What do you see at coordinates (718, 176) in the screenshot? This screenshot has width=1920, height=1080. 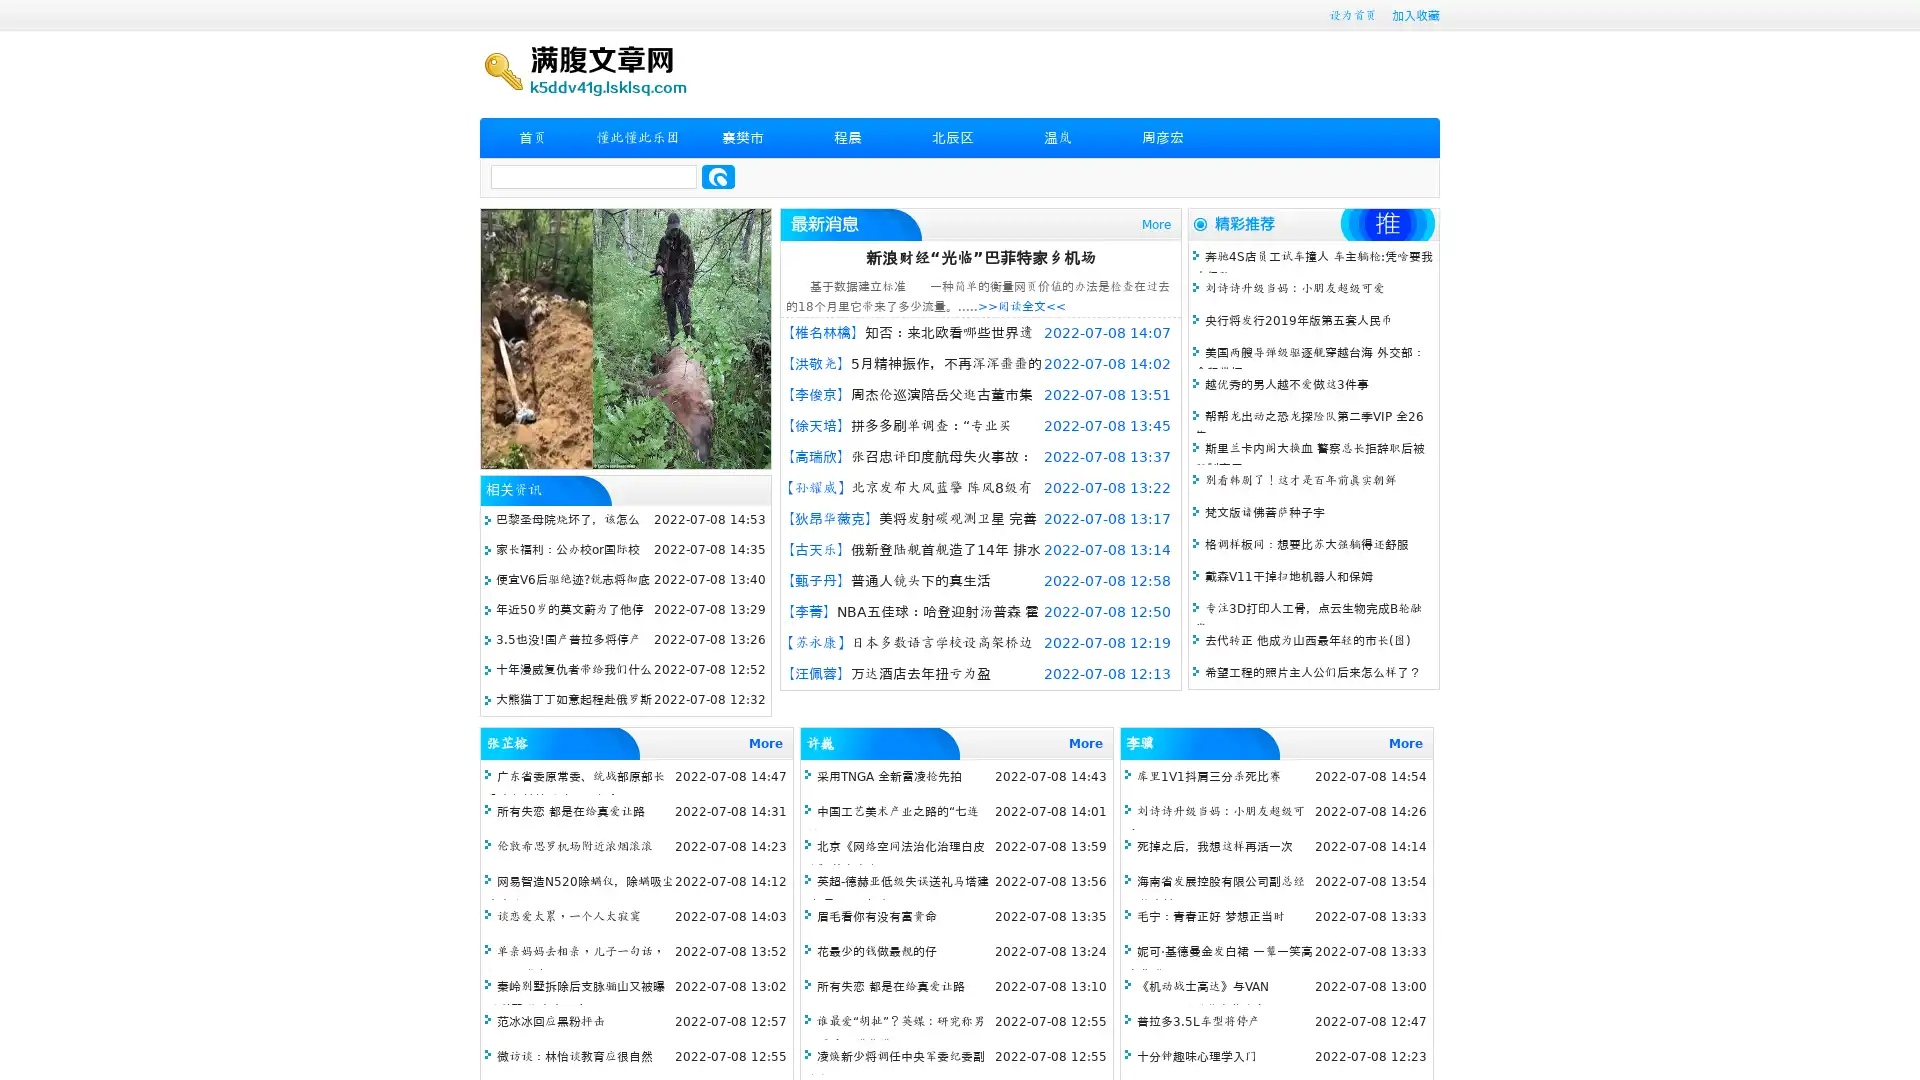 I see `Search` at bounding box center [718, 176].